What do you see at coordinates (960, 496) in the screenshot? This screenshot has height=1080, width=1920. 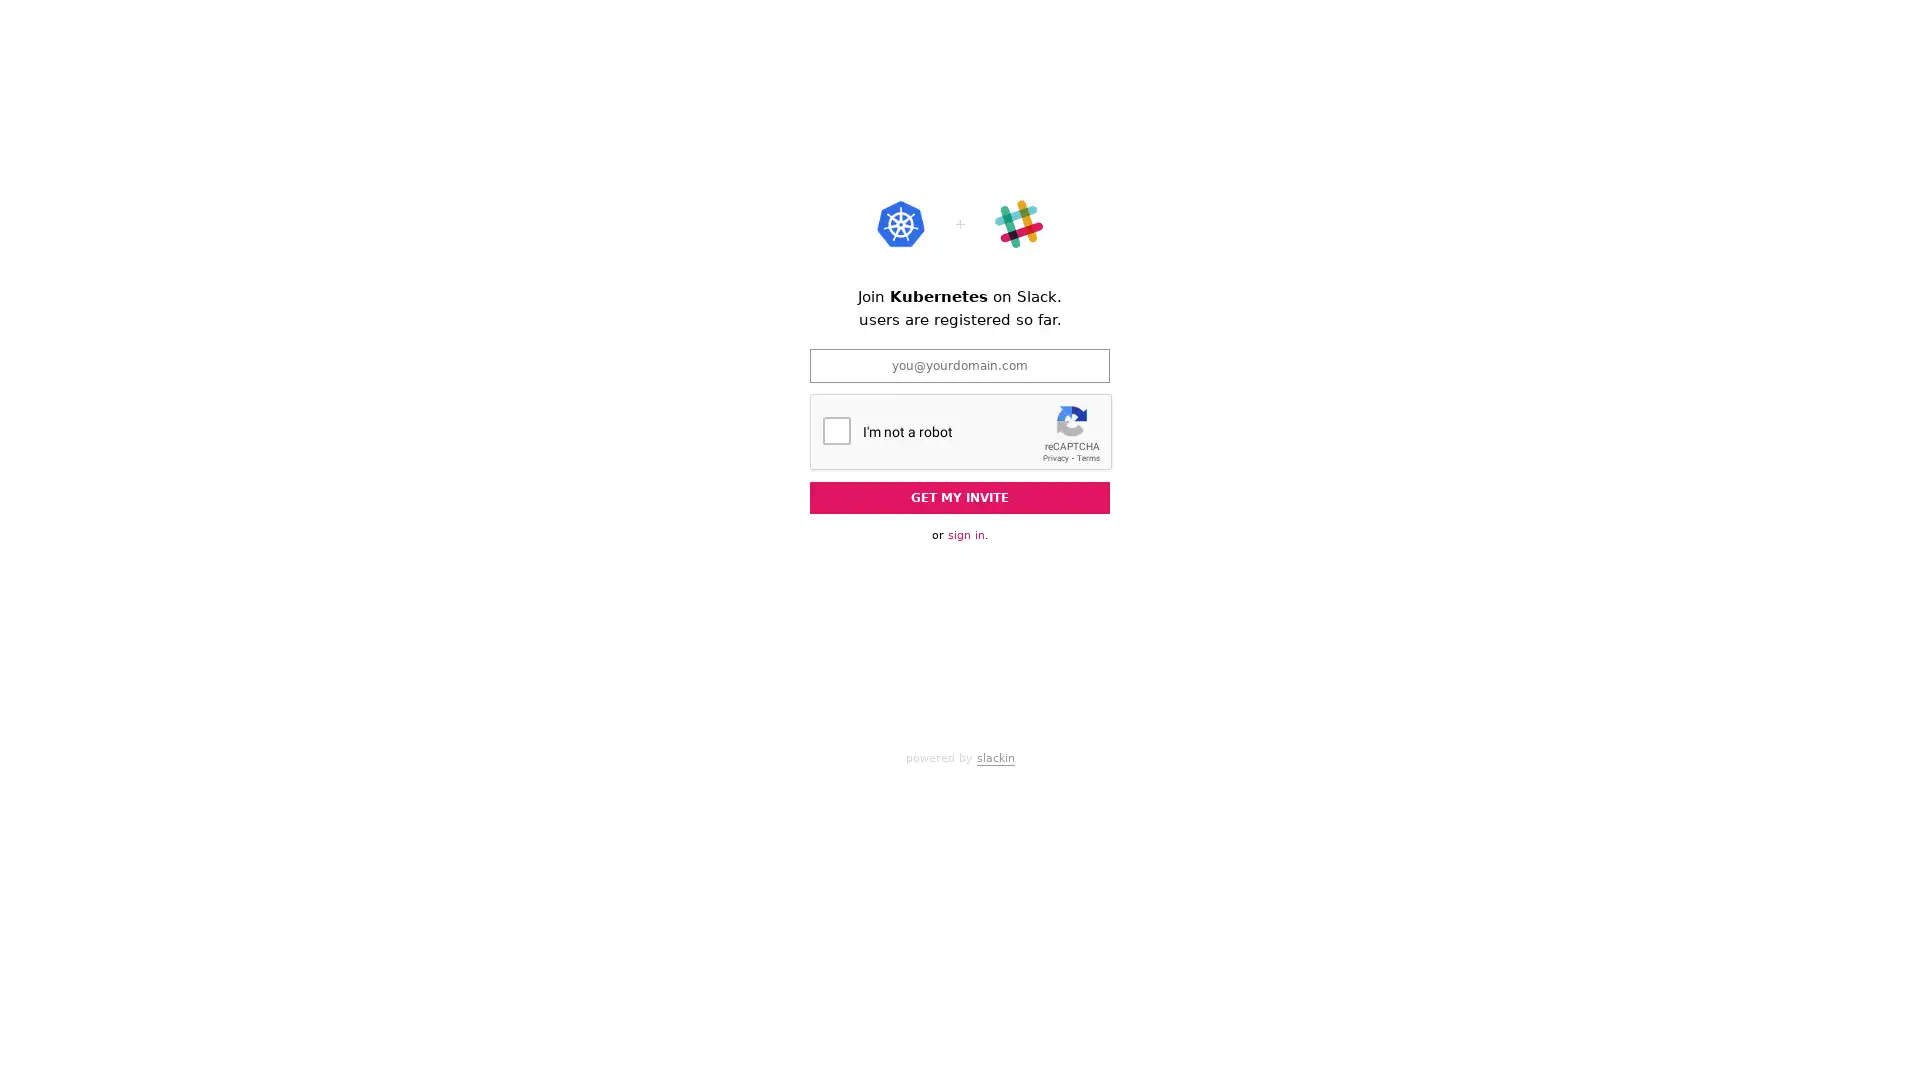 I see `GET MY INVITE` at bounding box center [960, 496].